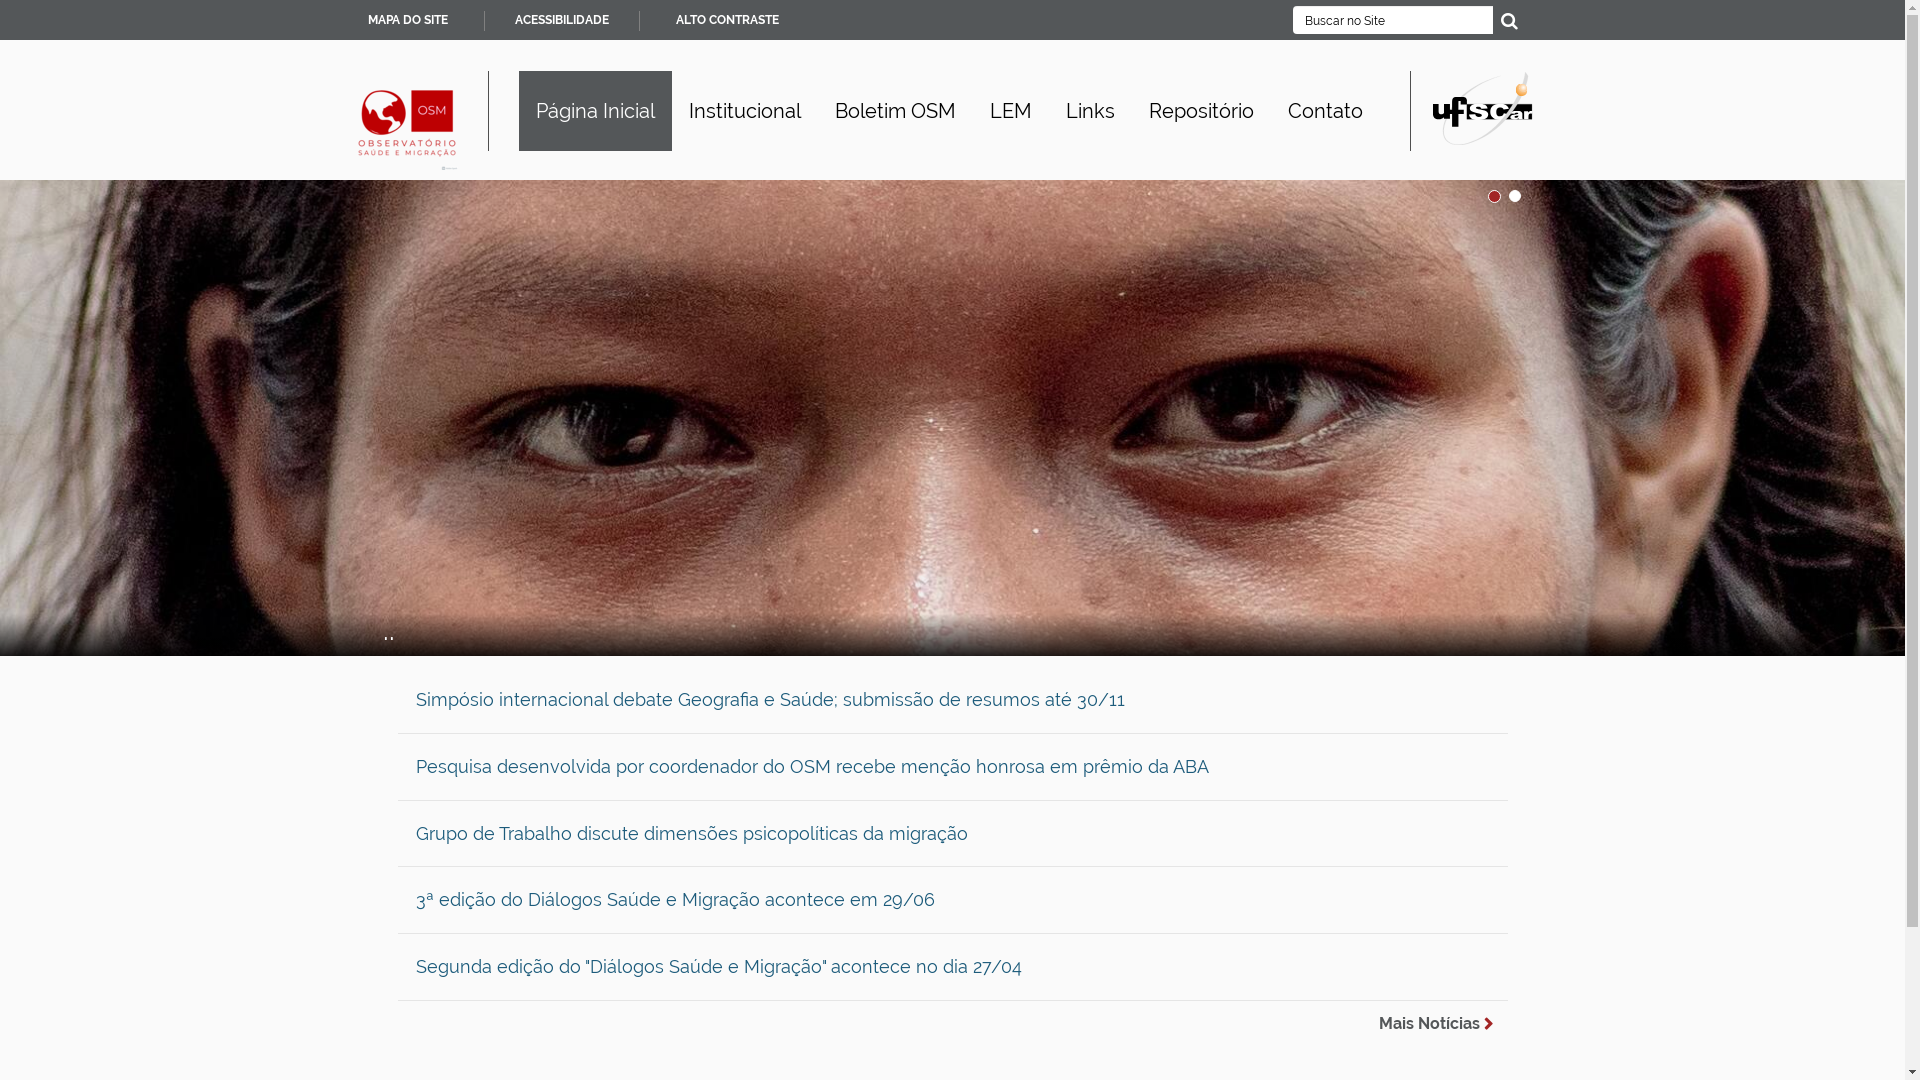  Describe the element at coordinates (1324, 111) in the screenshot. I see `'Contato'` at that location.